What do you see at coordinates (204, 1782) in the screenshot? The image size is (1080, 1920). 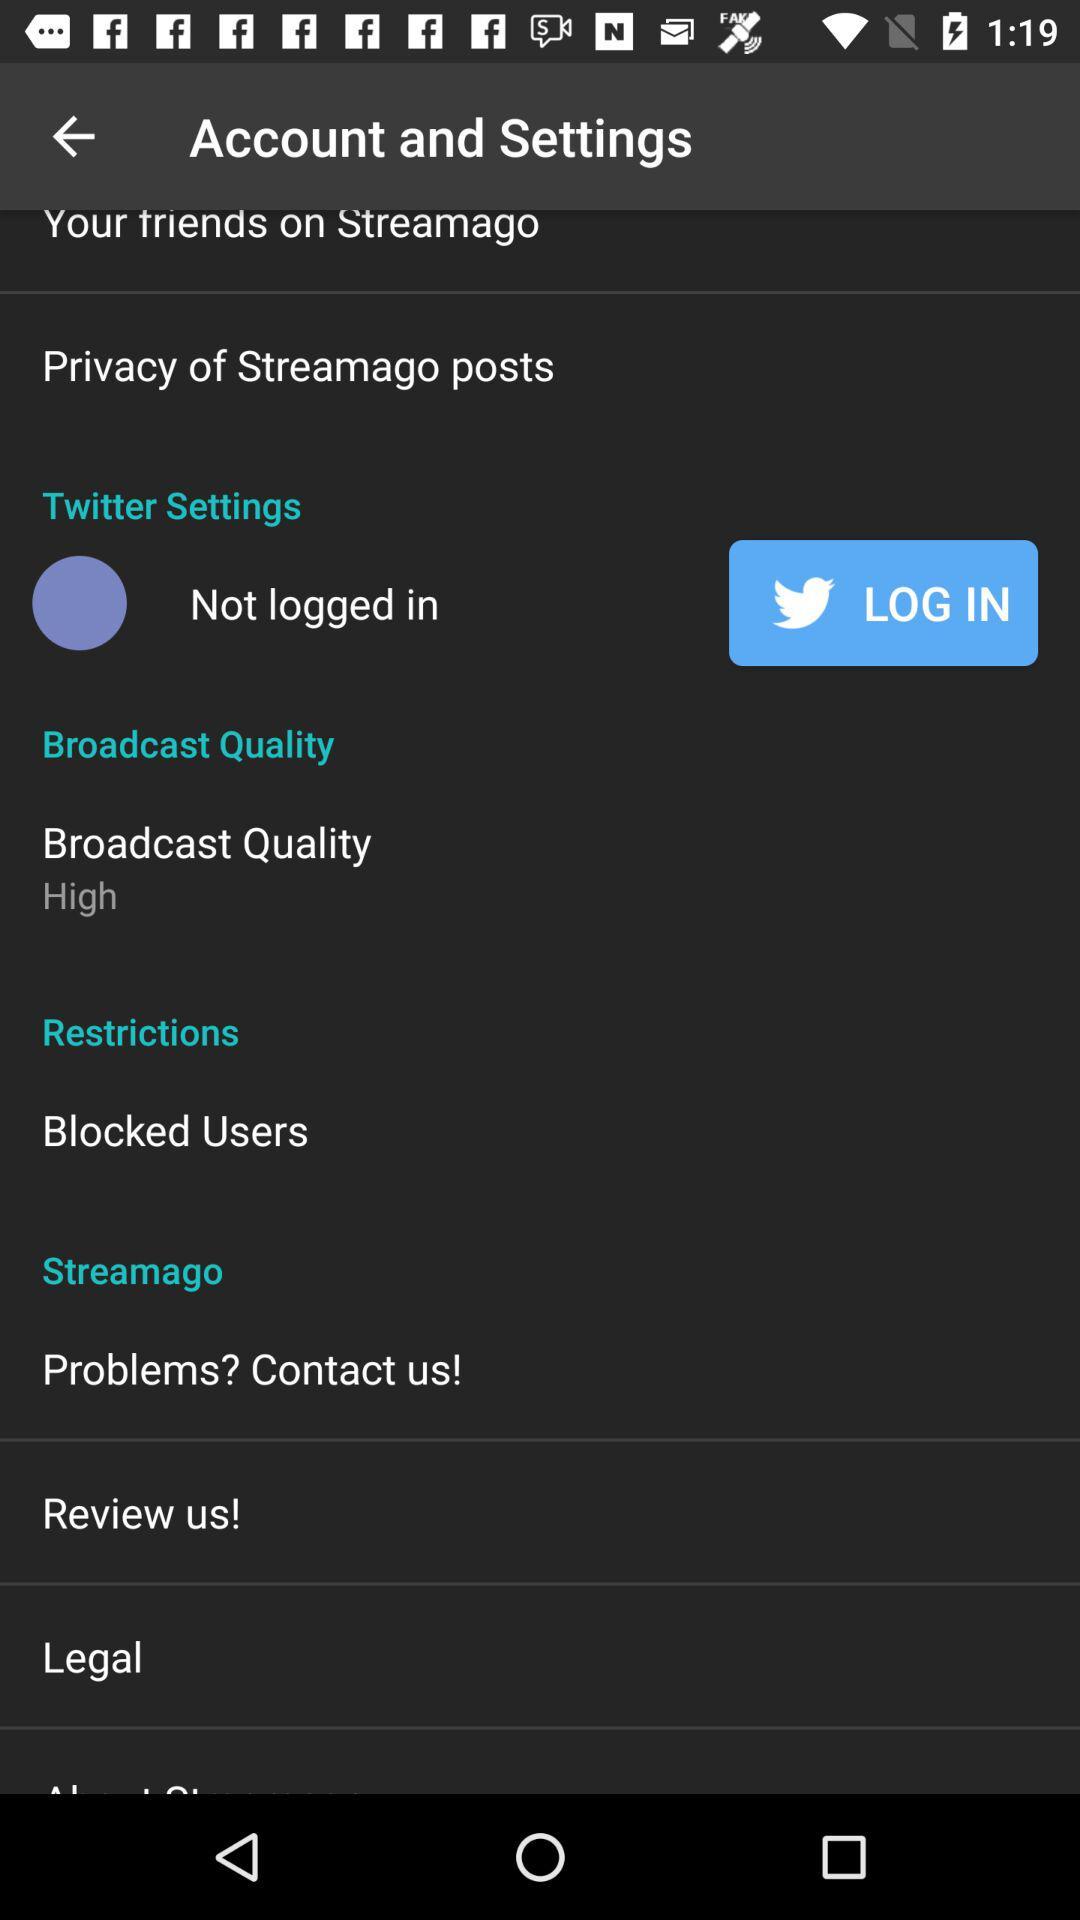 I see `about streamago icon` at bounding box center [204, 1782].